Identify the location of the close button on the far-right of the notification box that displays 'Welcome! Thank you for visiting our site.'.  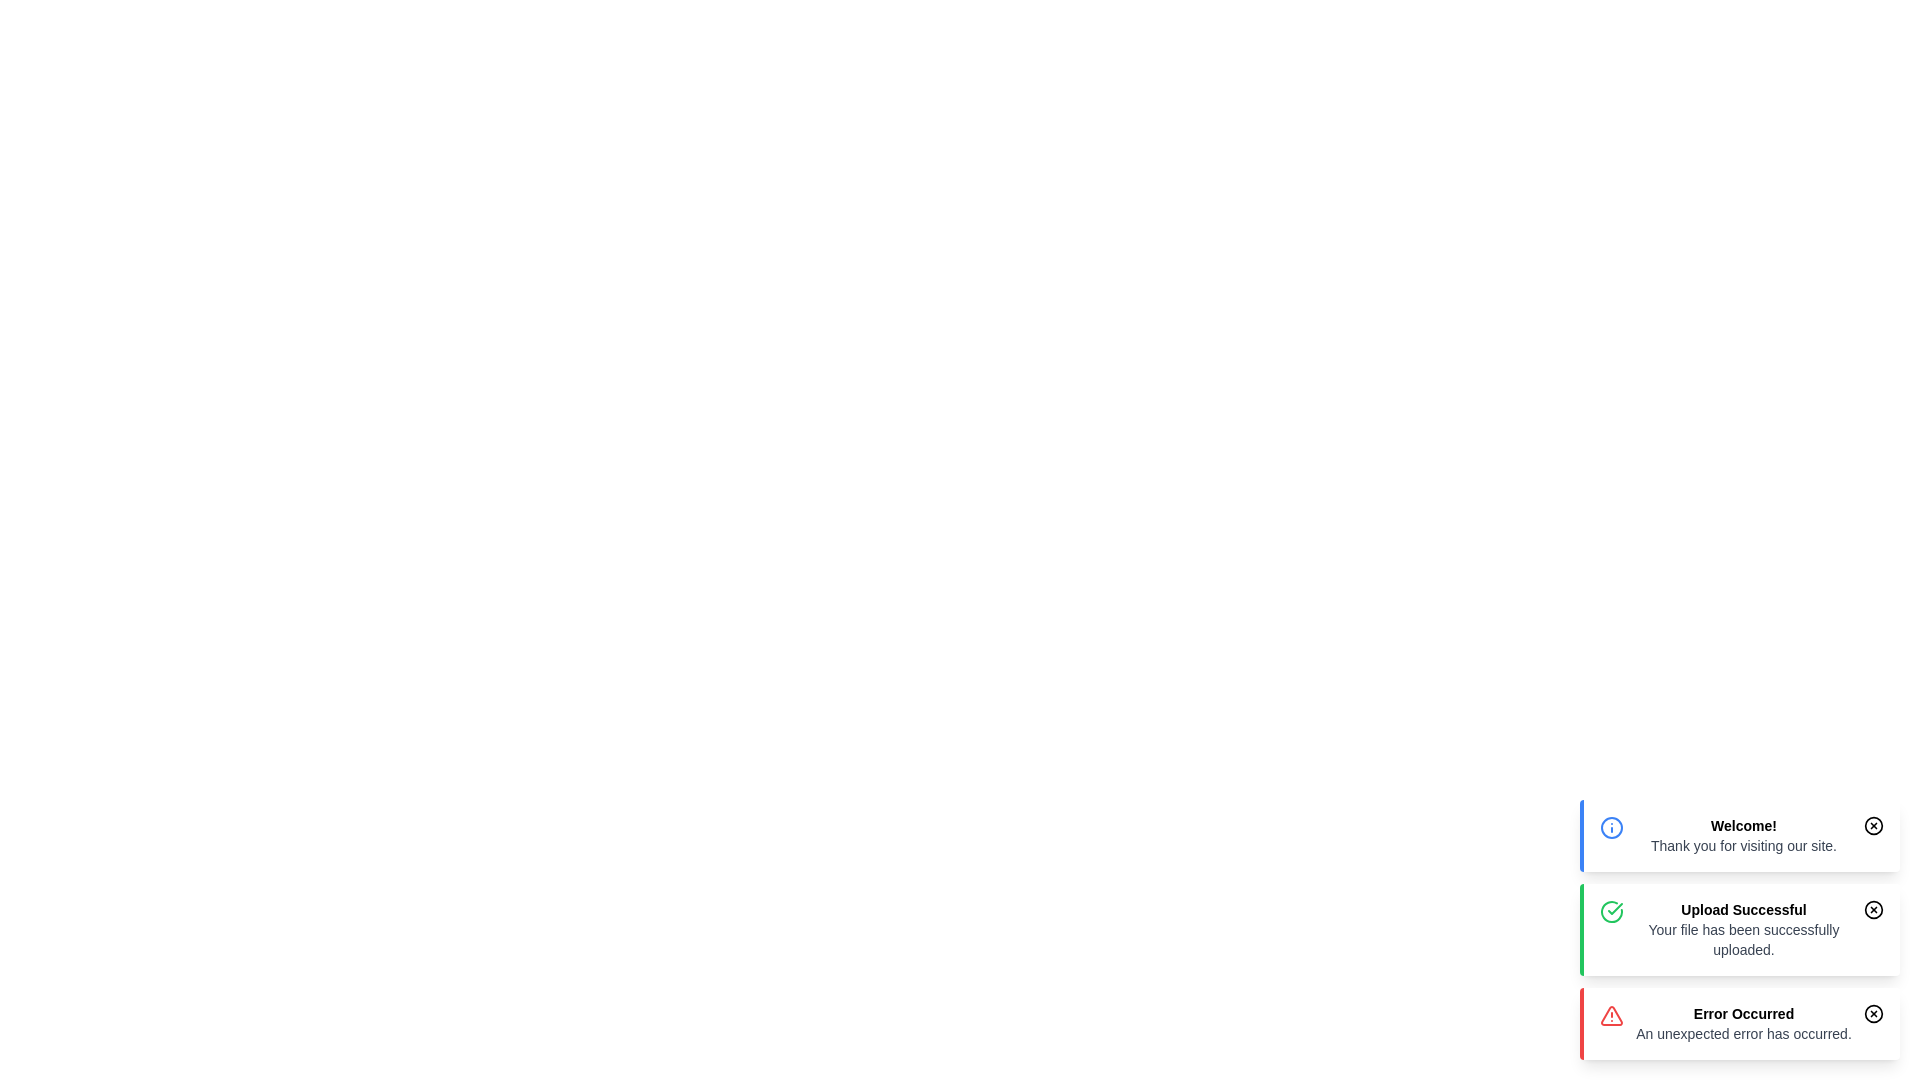
(1872, 825).